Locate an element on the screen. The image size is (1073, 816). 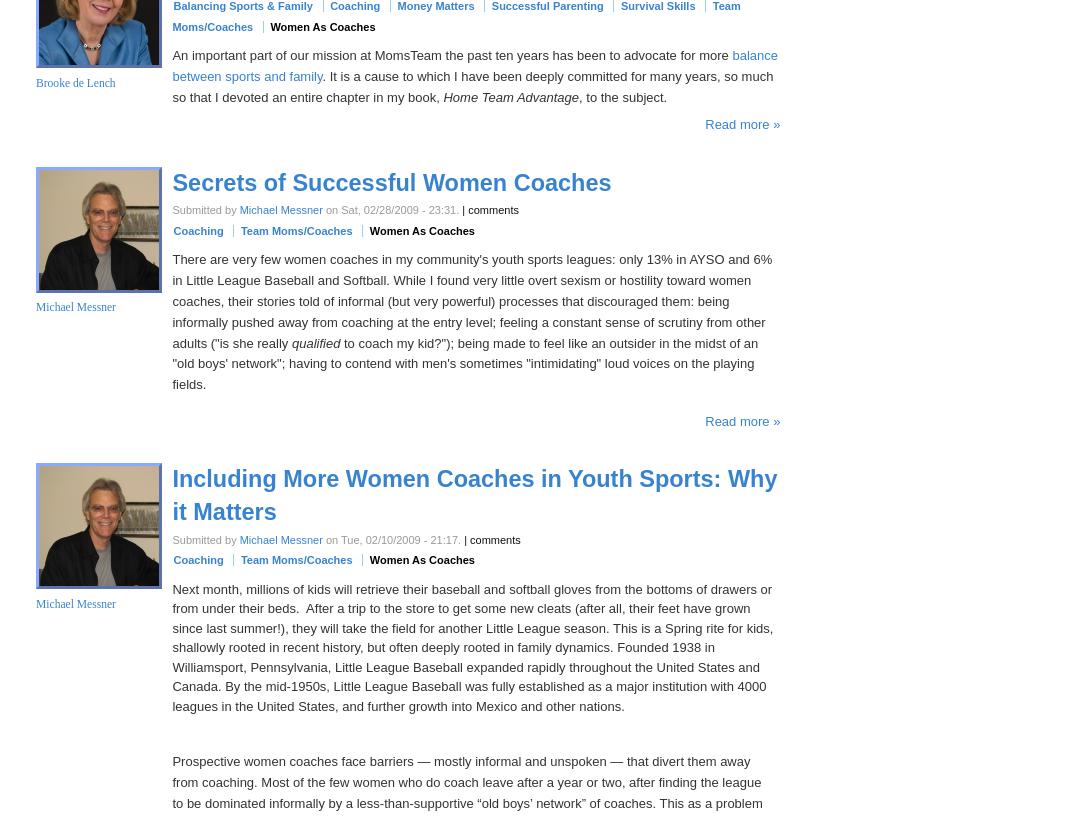
', to the subject.' is located at coordinates (621, 95).